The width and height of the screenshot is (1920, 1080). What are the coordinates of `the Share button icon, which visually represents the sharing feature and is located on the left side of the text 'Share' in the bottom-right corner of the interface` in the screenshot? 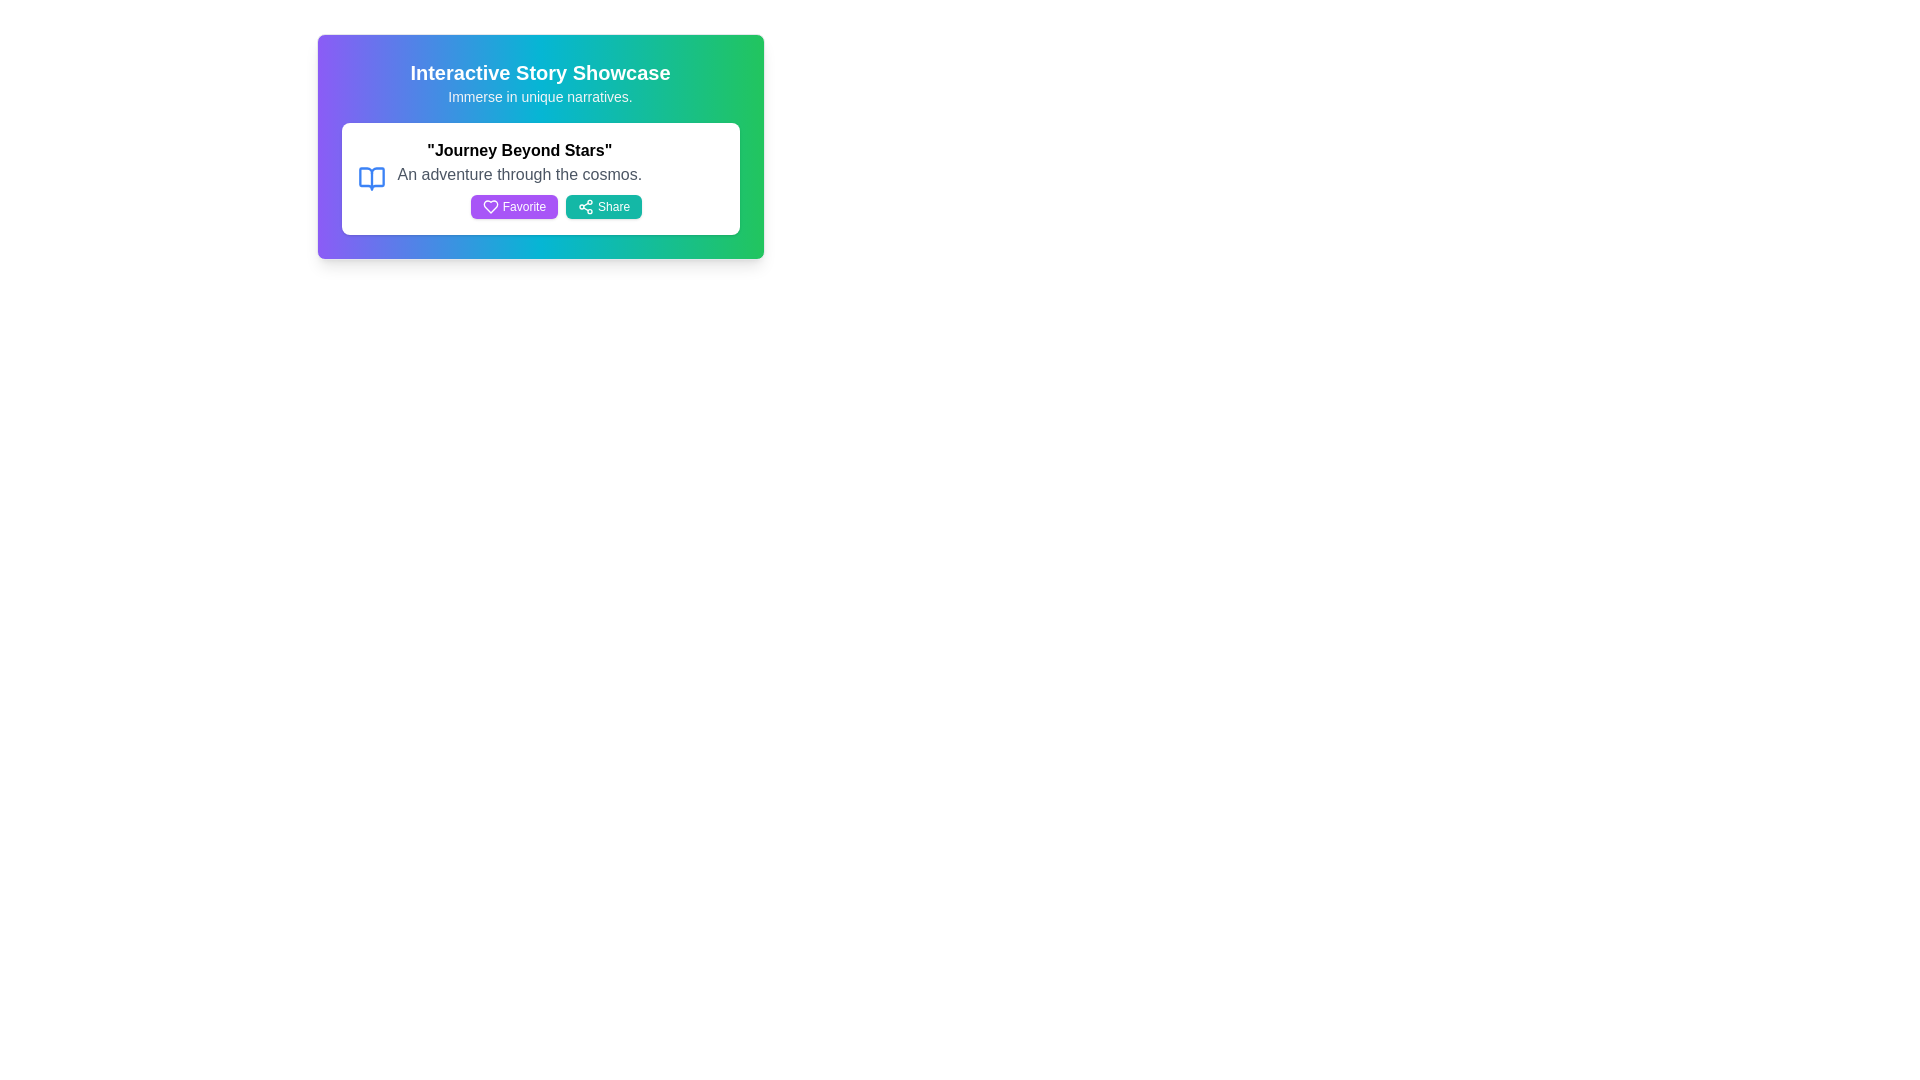 It's located at (584, 207).